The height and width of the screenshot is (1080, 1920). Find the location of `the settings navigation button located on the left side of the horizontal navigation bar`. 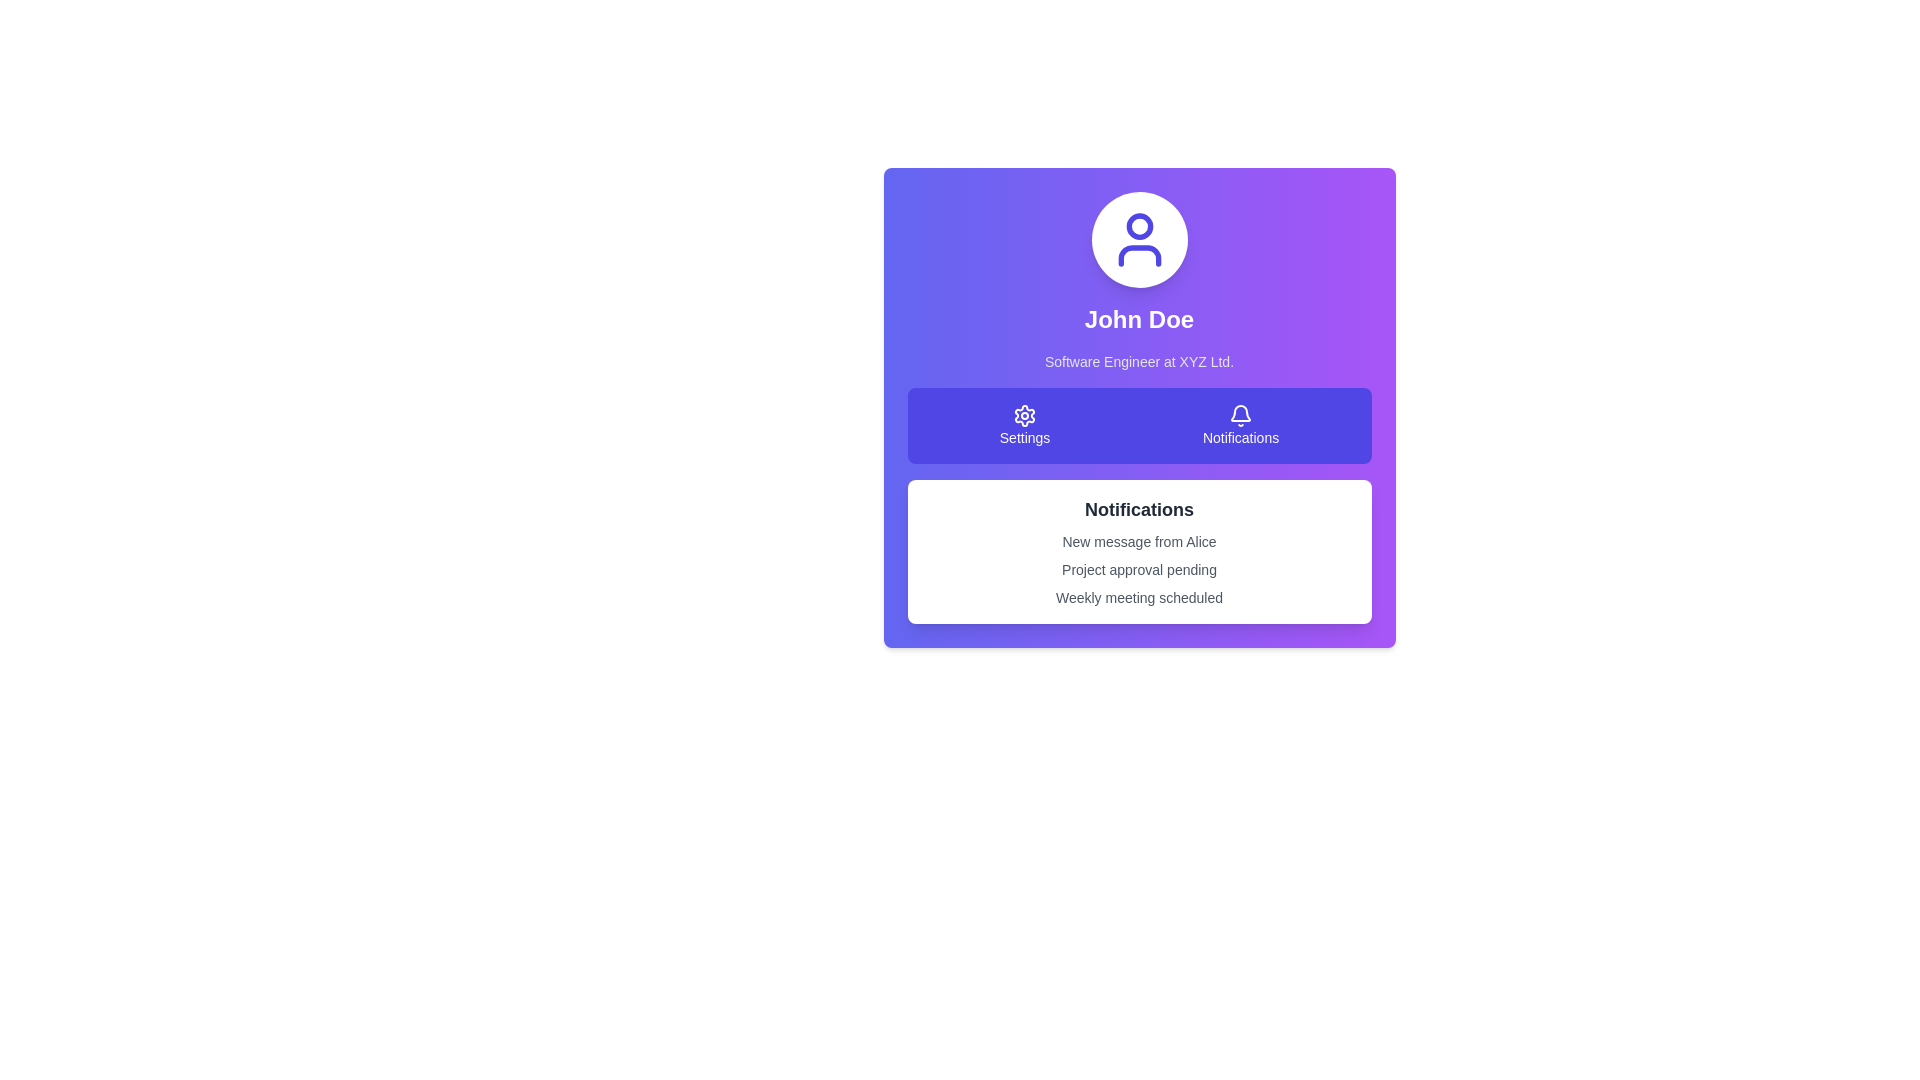

the settings navigation button located on the left side of the horizontal navigation bar is located at coordinates (1025, 424).